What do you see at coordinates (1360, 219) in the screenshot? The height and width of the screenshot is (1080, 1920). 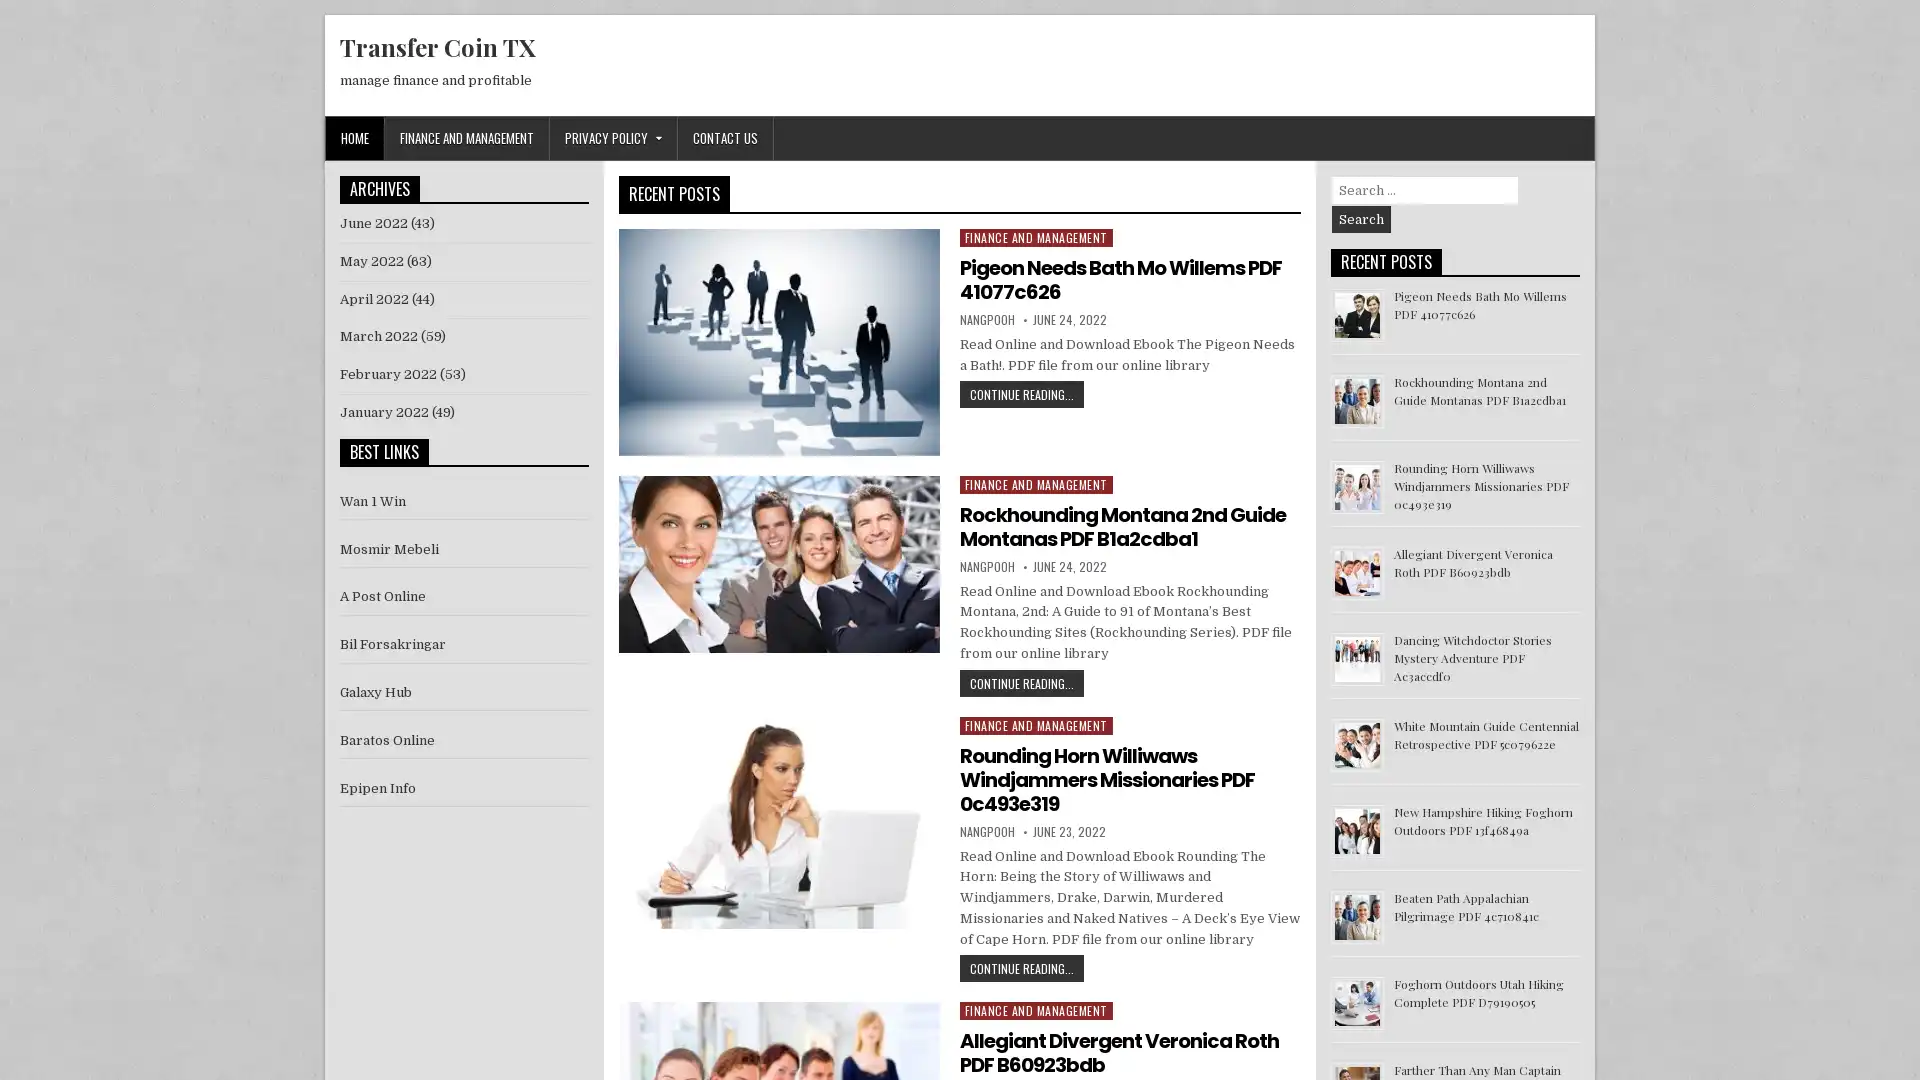 I see `Search` at bounding box center [1360, 219].